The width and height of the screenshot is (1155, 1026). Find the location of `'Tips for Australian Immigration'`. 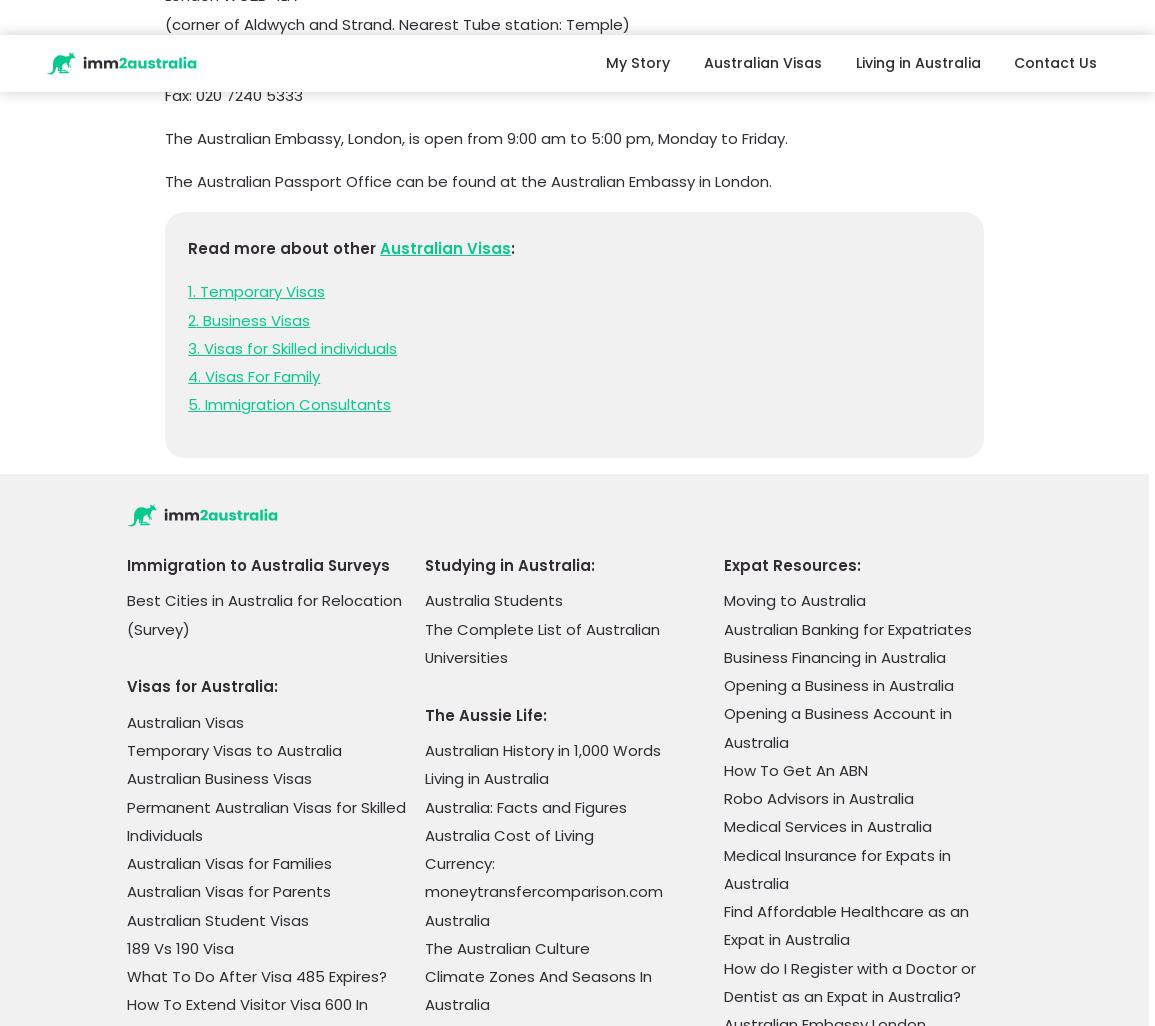

'Tips for Australian Immigration' is located at coordinates (238, 270).